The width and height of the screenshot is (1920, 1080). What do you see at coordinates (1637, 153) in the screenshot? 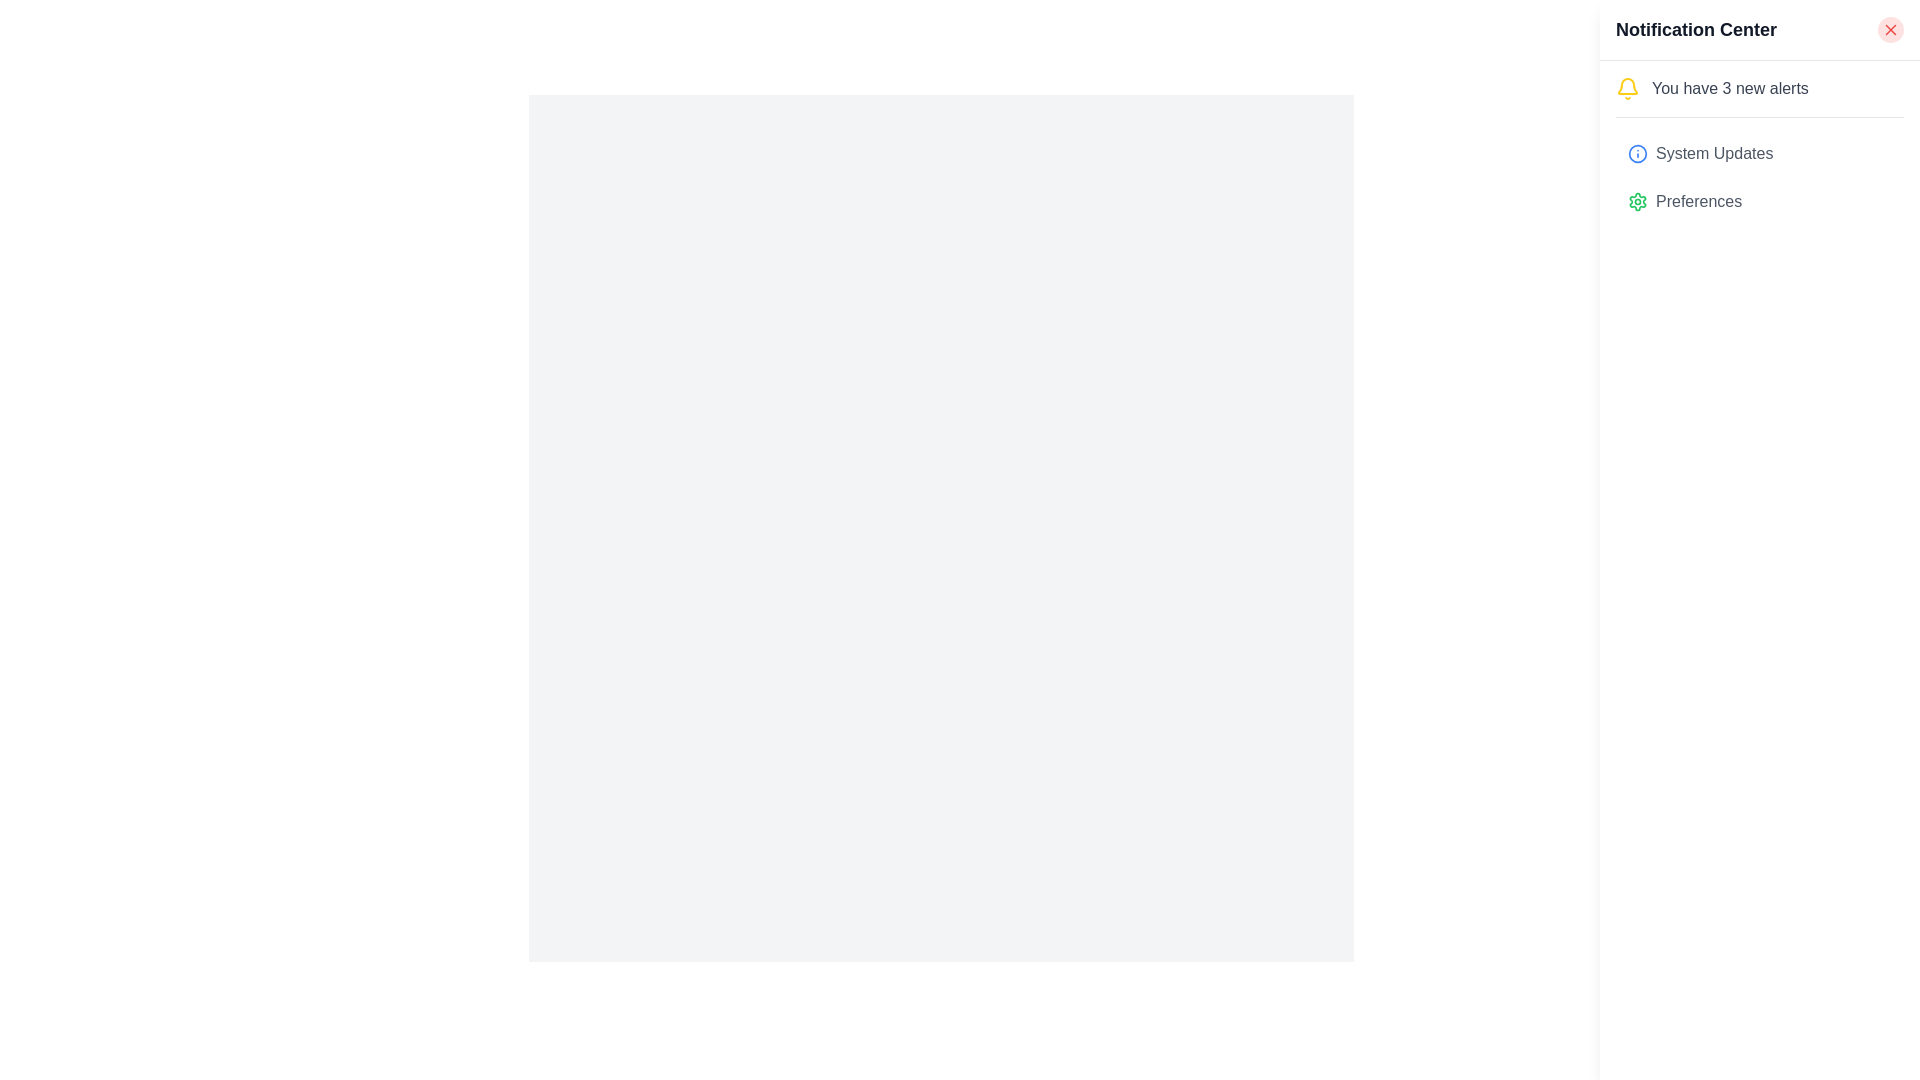
I see `the decorative or informative icon associated with the 'System Updates' menu item located at the left side of the 'System Updates' text in the notification center` at bounding box center [1637, 153].